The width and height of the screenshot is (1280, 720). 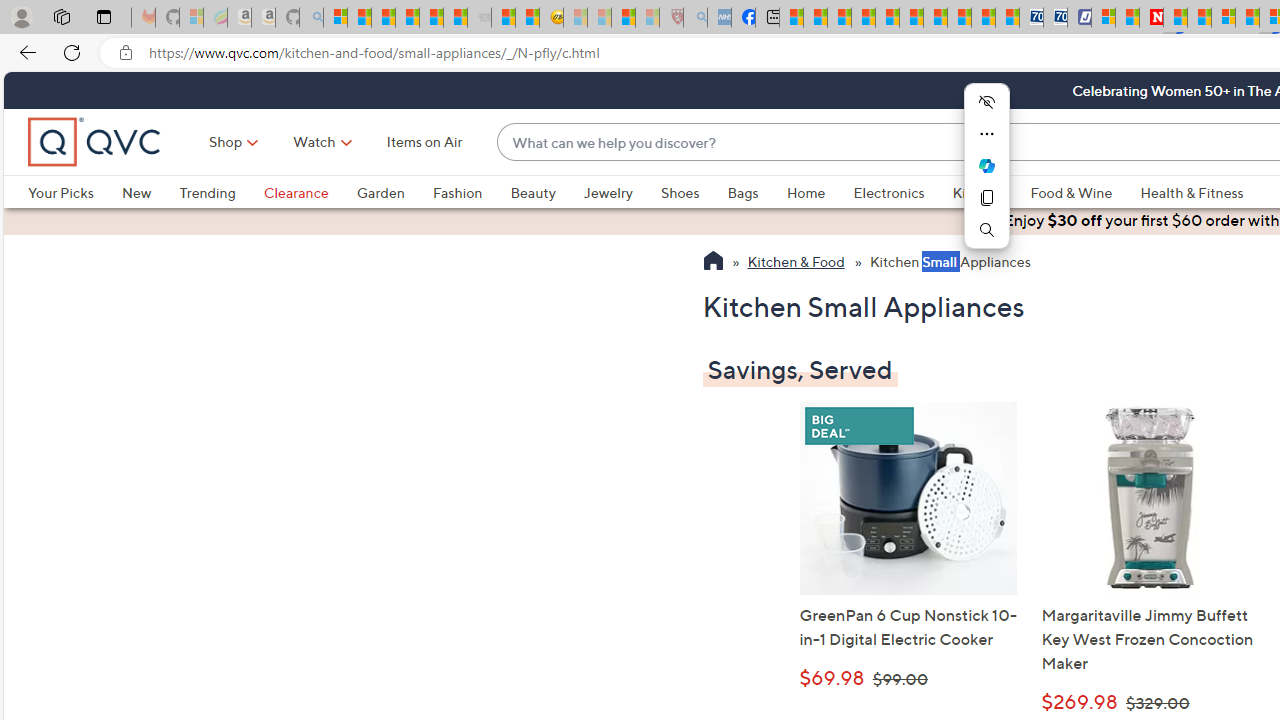 What do you see at coordinates (986, 101) in the screenshot?
I see `'Hide menu'` at bounding box center [986, 101].